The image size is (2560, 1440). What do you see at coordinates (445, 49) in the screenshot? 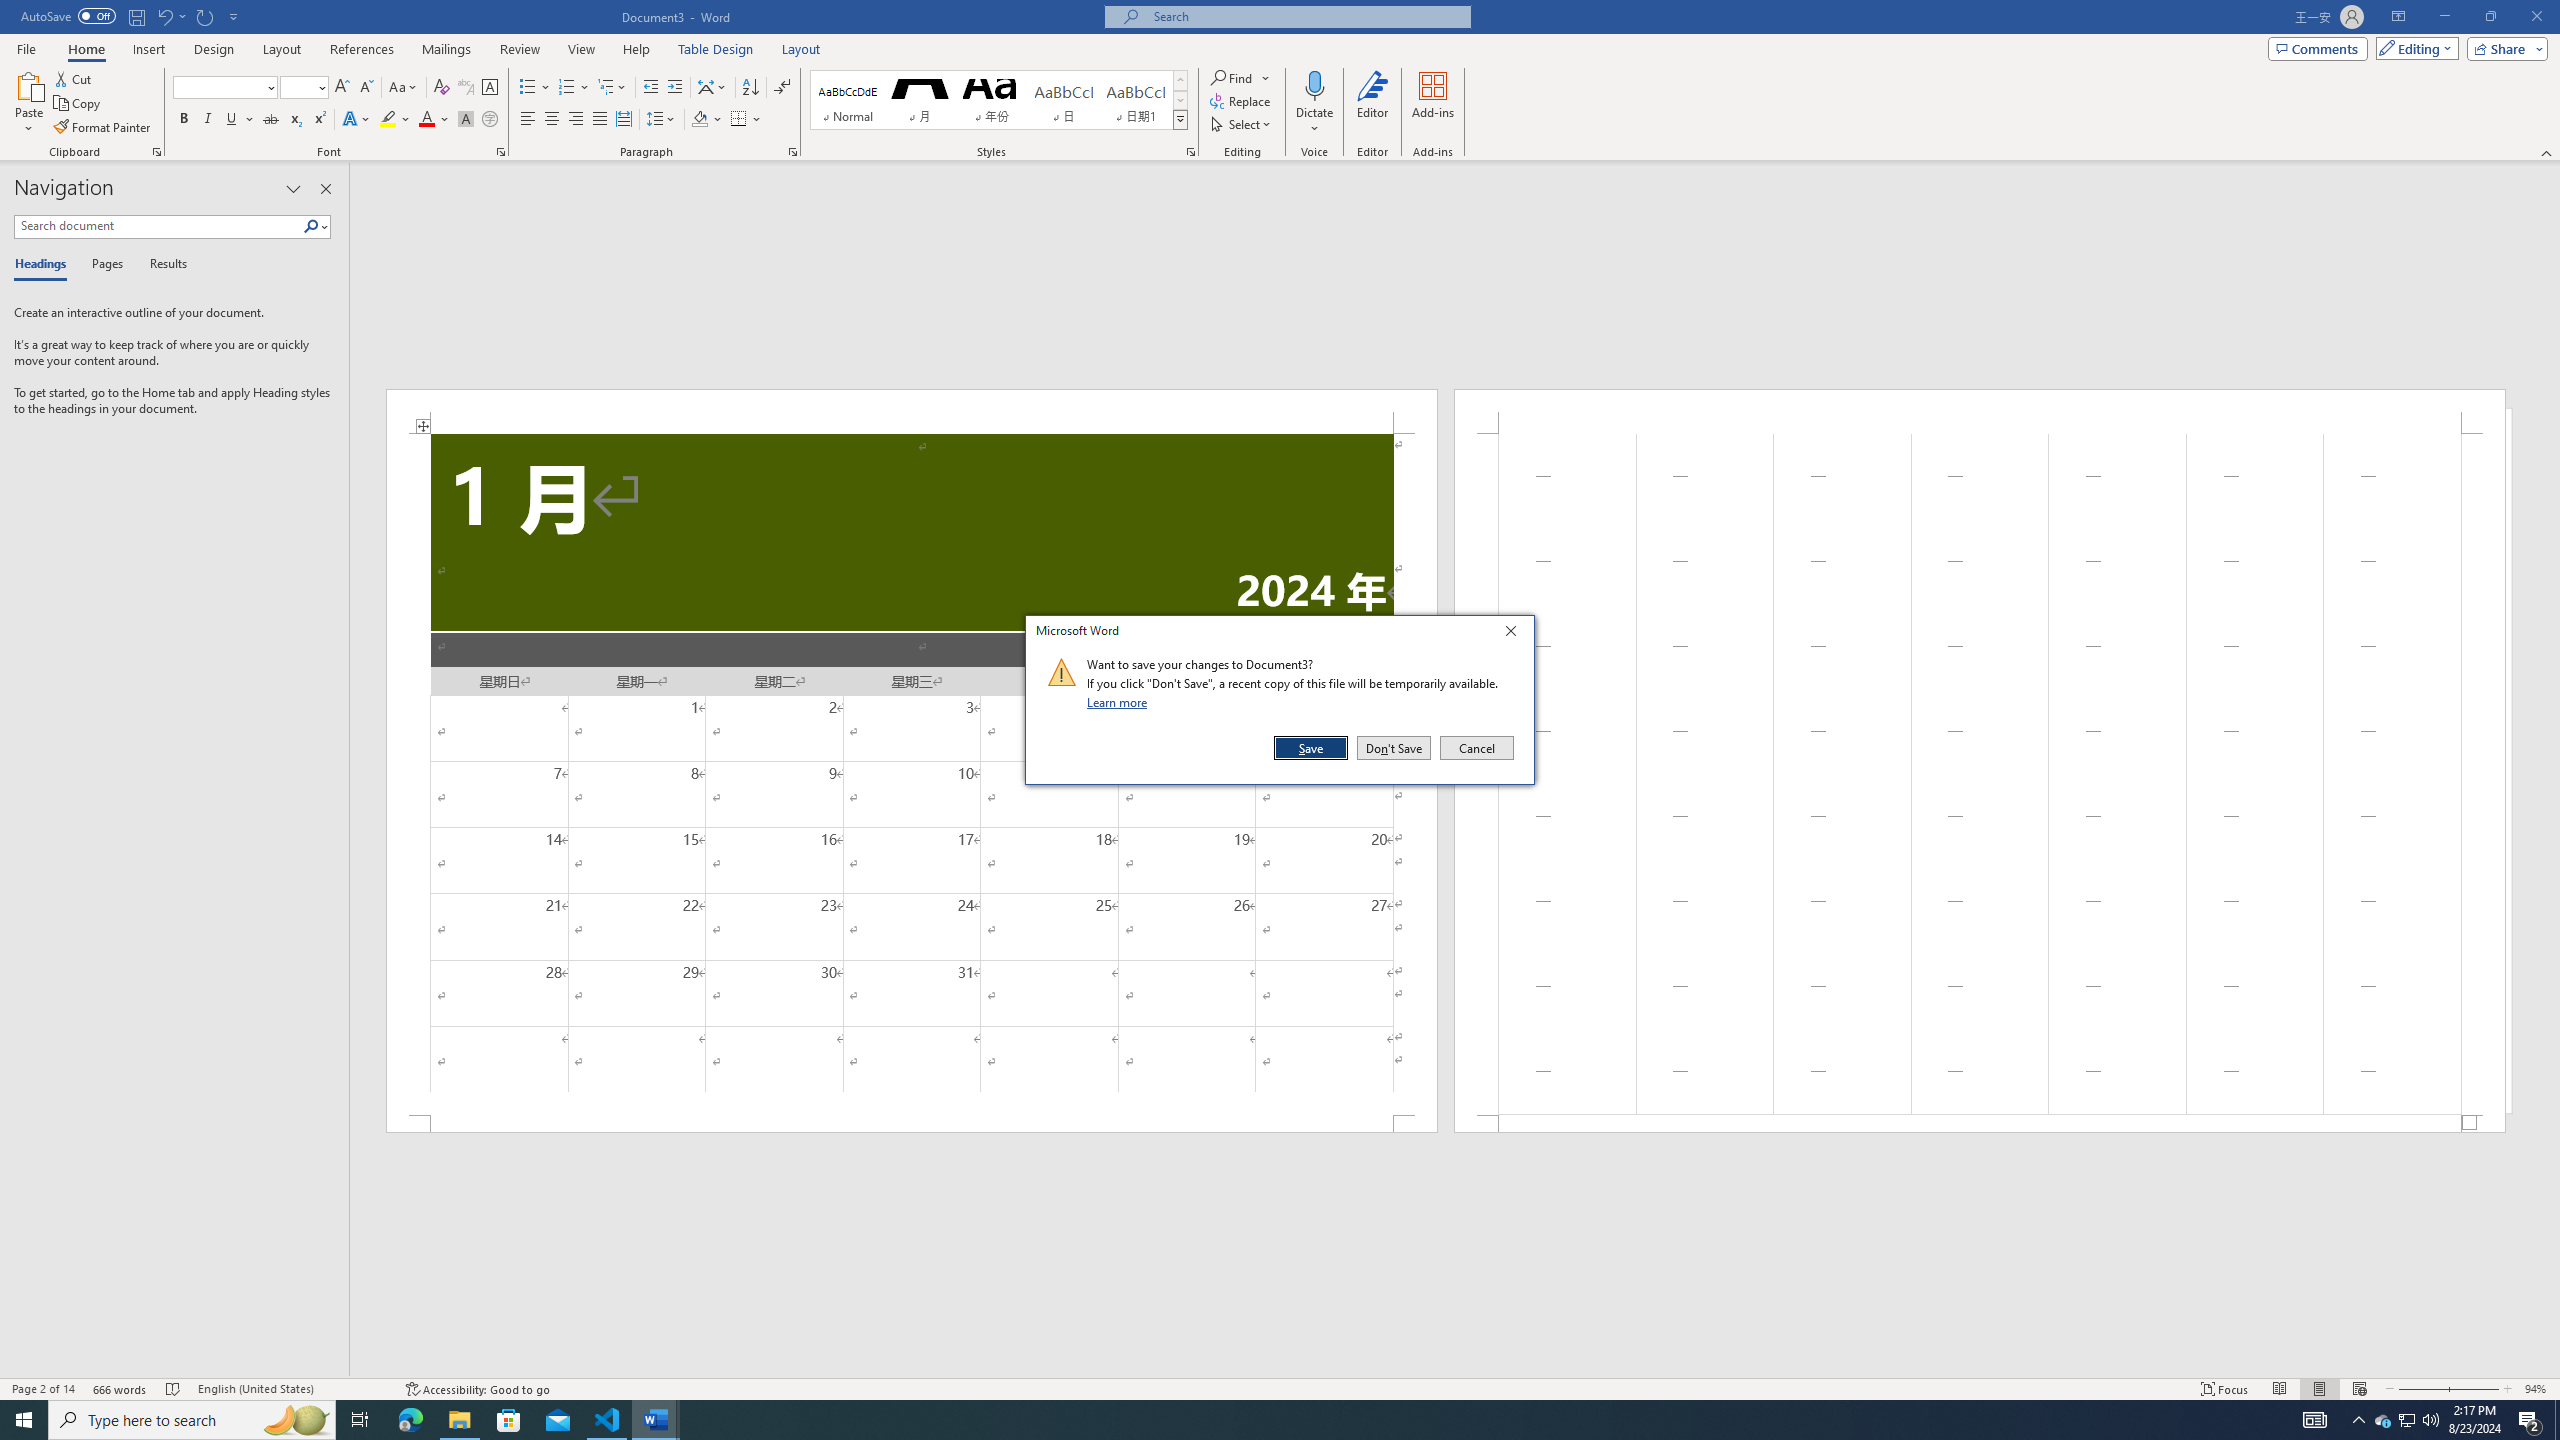
I see `'Mailings'` at bounding box center [445, 49].